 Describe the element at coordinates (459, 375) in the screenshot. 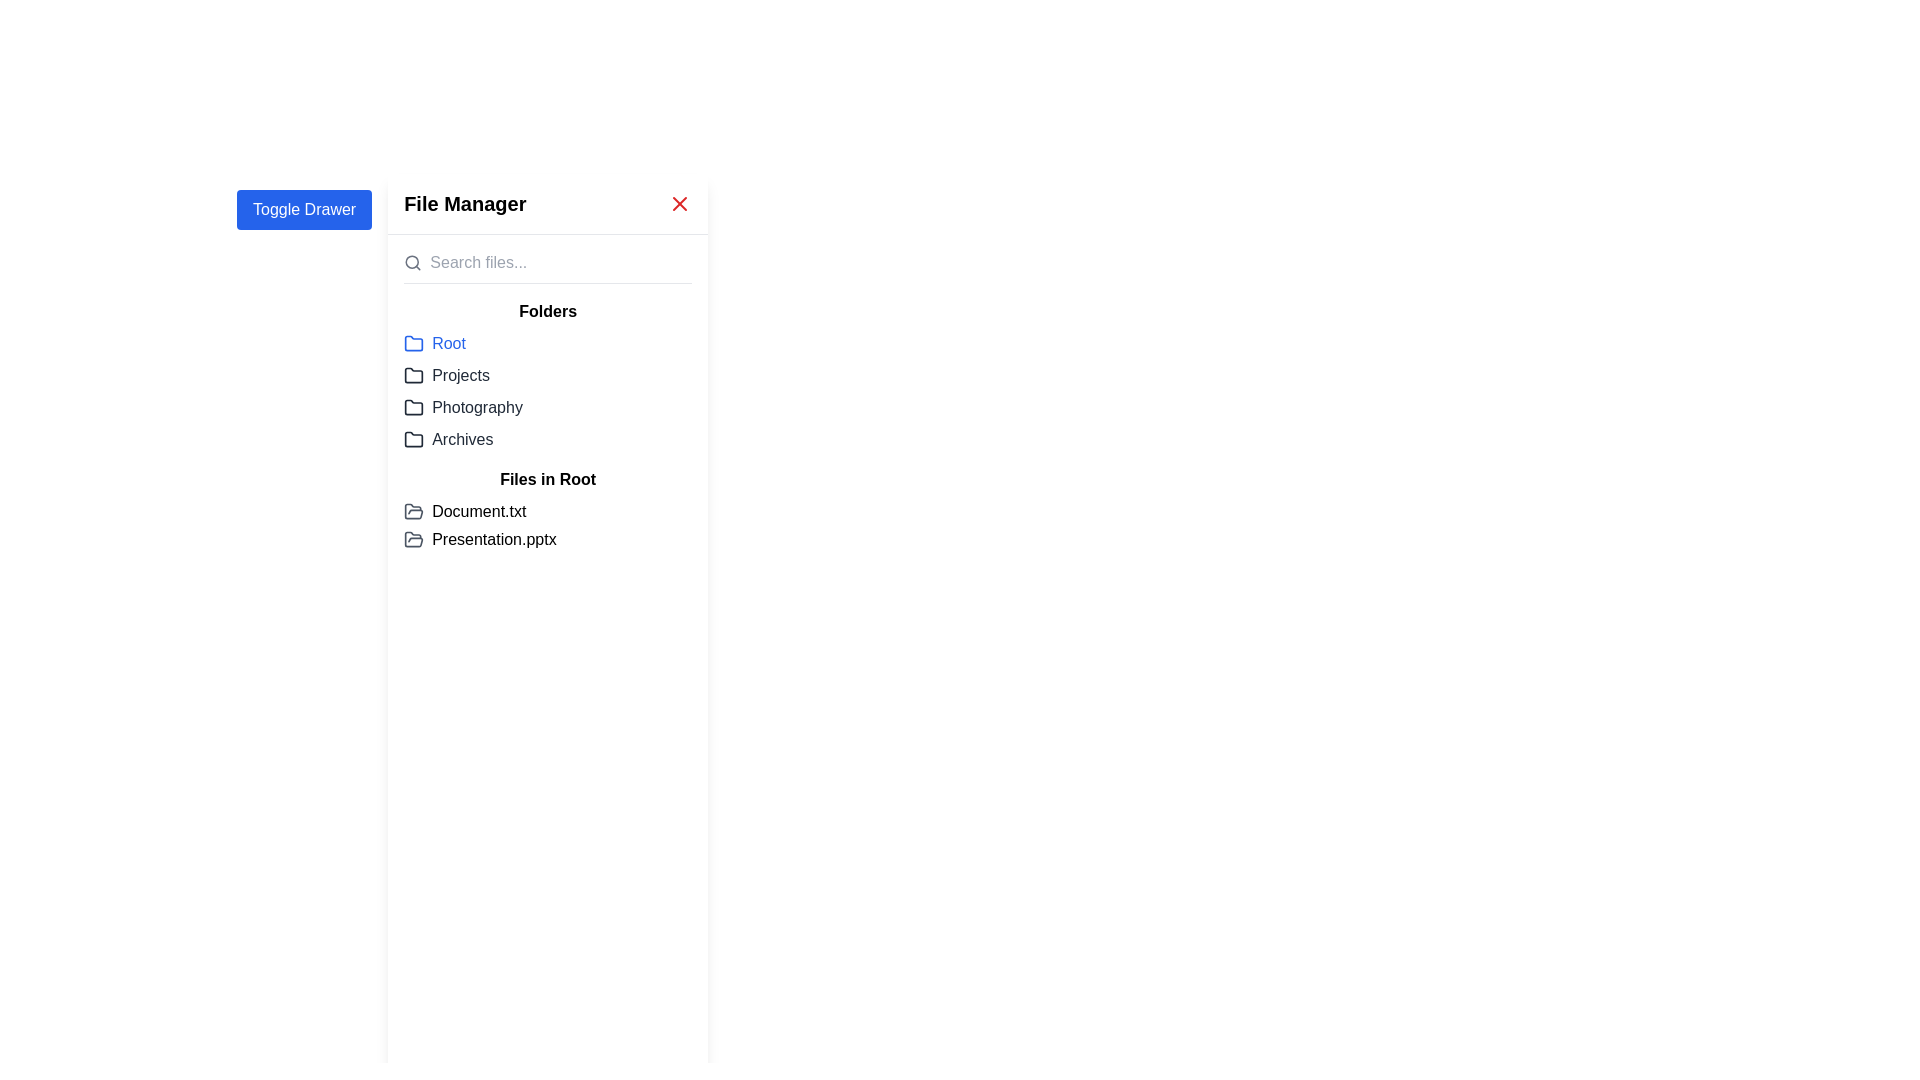

I see `the 'Projects' folder name label in the left pane of the file manager` at that location.